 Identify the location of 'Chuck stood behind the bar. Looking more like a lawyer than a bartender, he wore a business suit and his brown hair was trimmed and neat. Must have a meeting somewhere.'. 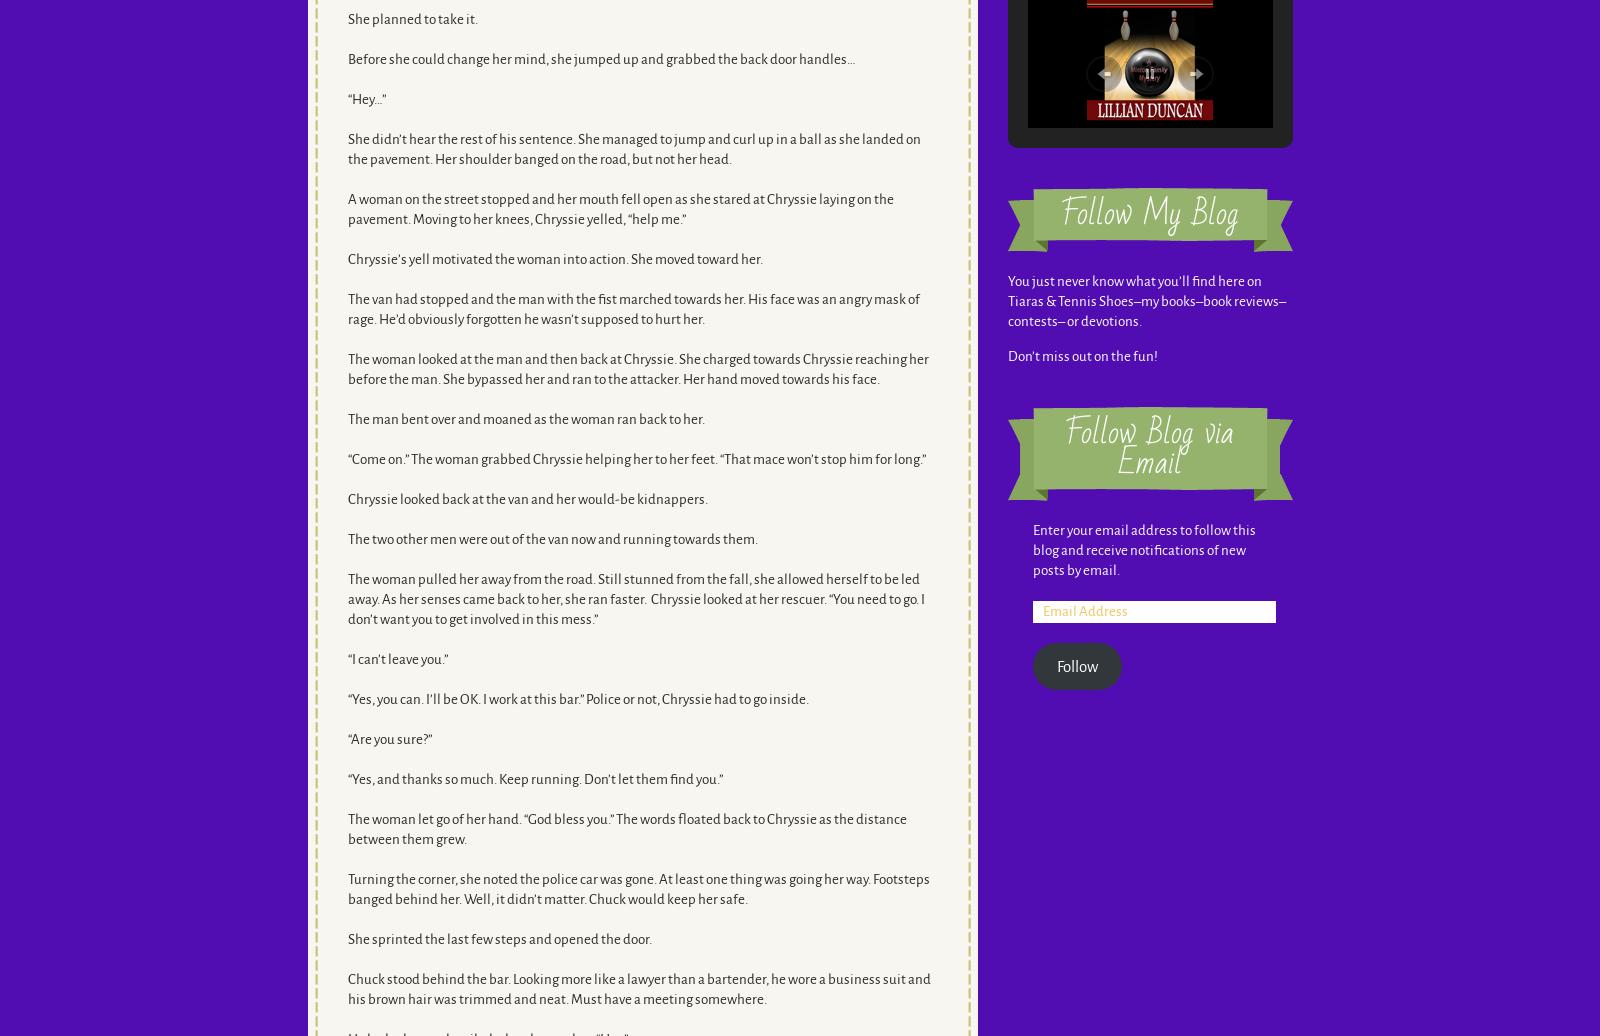
(638, 989).